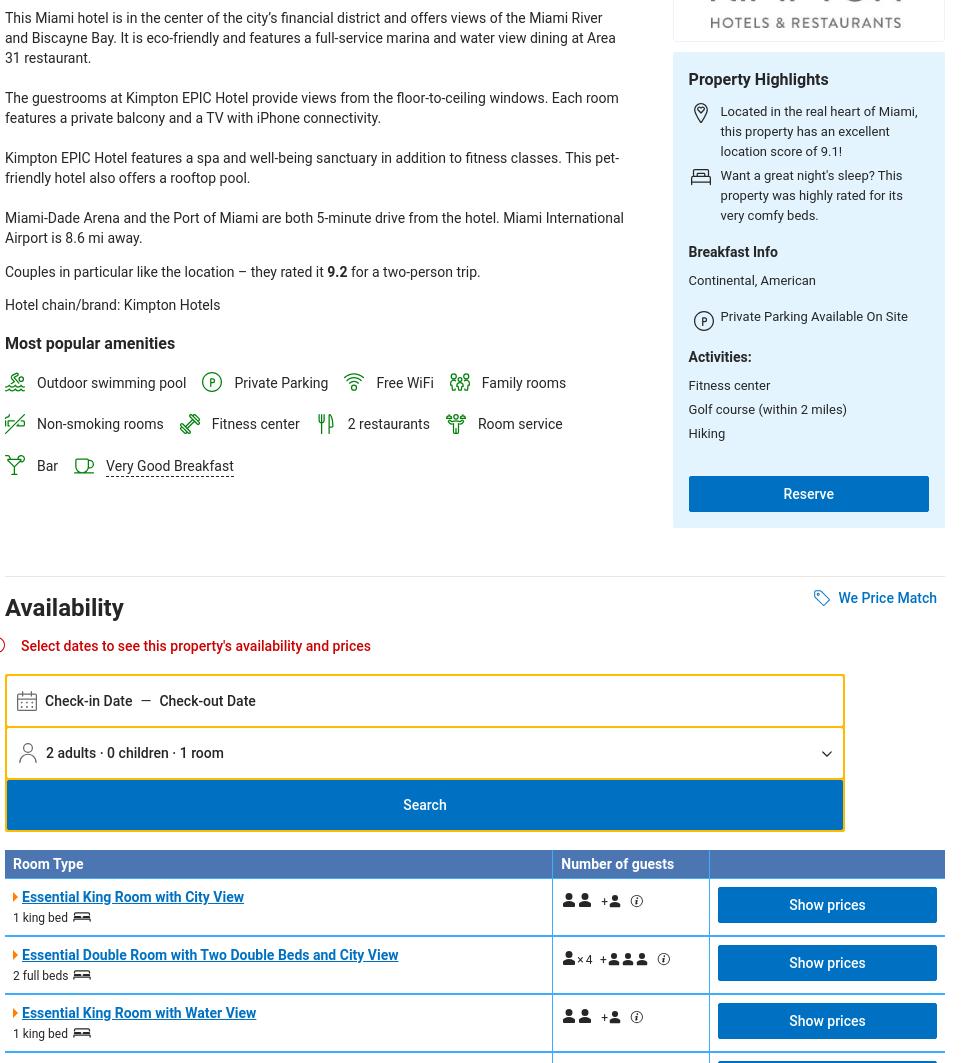 This screenshot has height=1063, width=961. What do you see at coordinates (404, 382) in the screenshot?
I see `'Free WiFi'` at bounding box center [404, 382].